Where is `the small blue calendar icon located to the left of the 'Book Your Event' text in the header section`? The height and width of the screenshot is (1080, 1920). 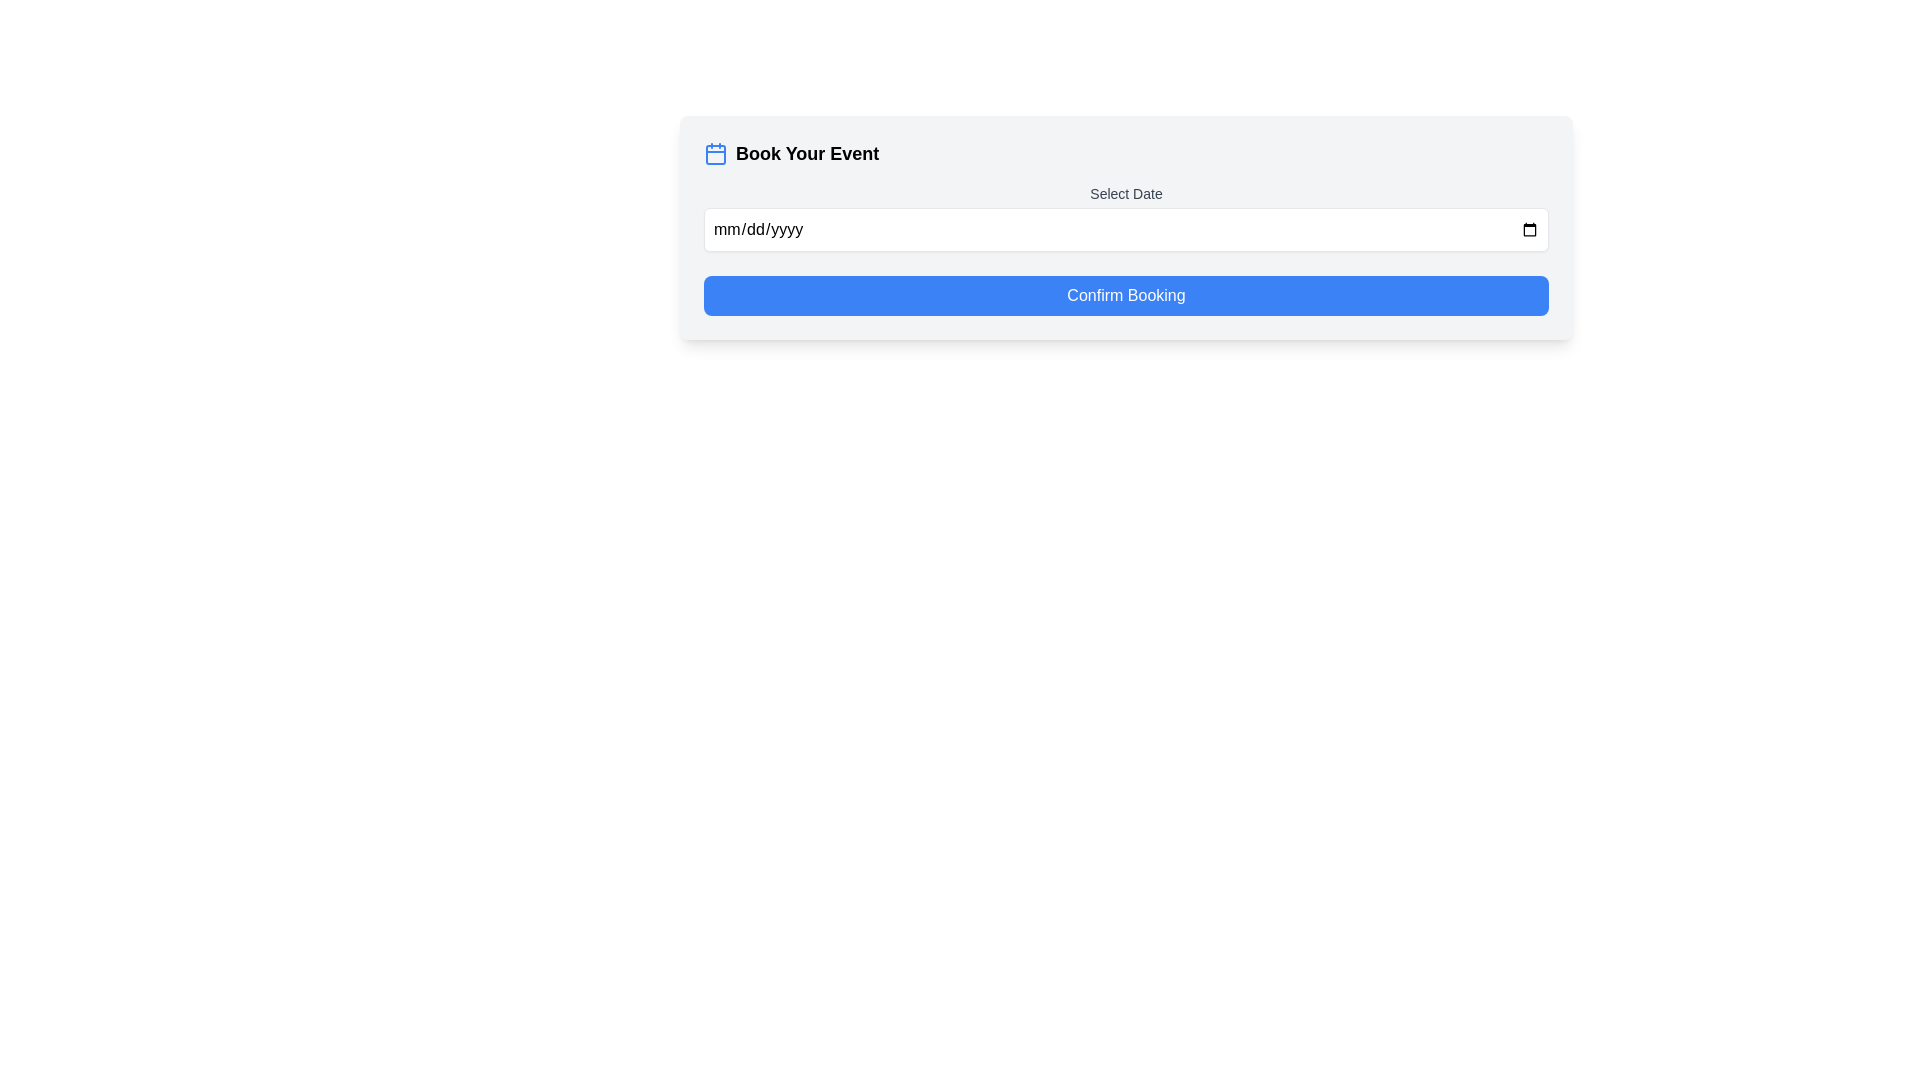 the small blue calendar icon located to the left of the 'Book Your Event' text in the header section is located at coordinates (715, 153).